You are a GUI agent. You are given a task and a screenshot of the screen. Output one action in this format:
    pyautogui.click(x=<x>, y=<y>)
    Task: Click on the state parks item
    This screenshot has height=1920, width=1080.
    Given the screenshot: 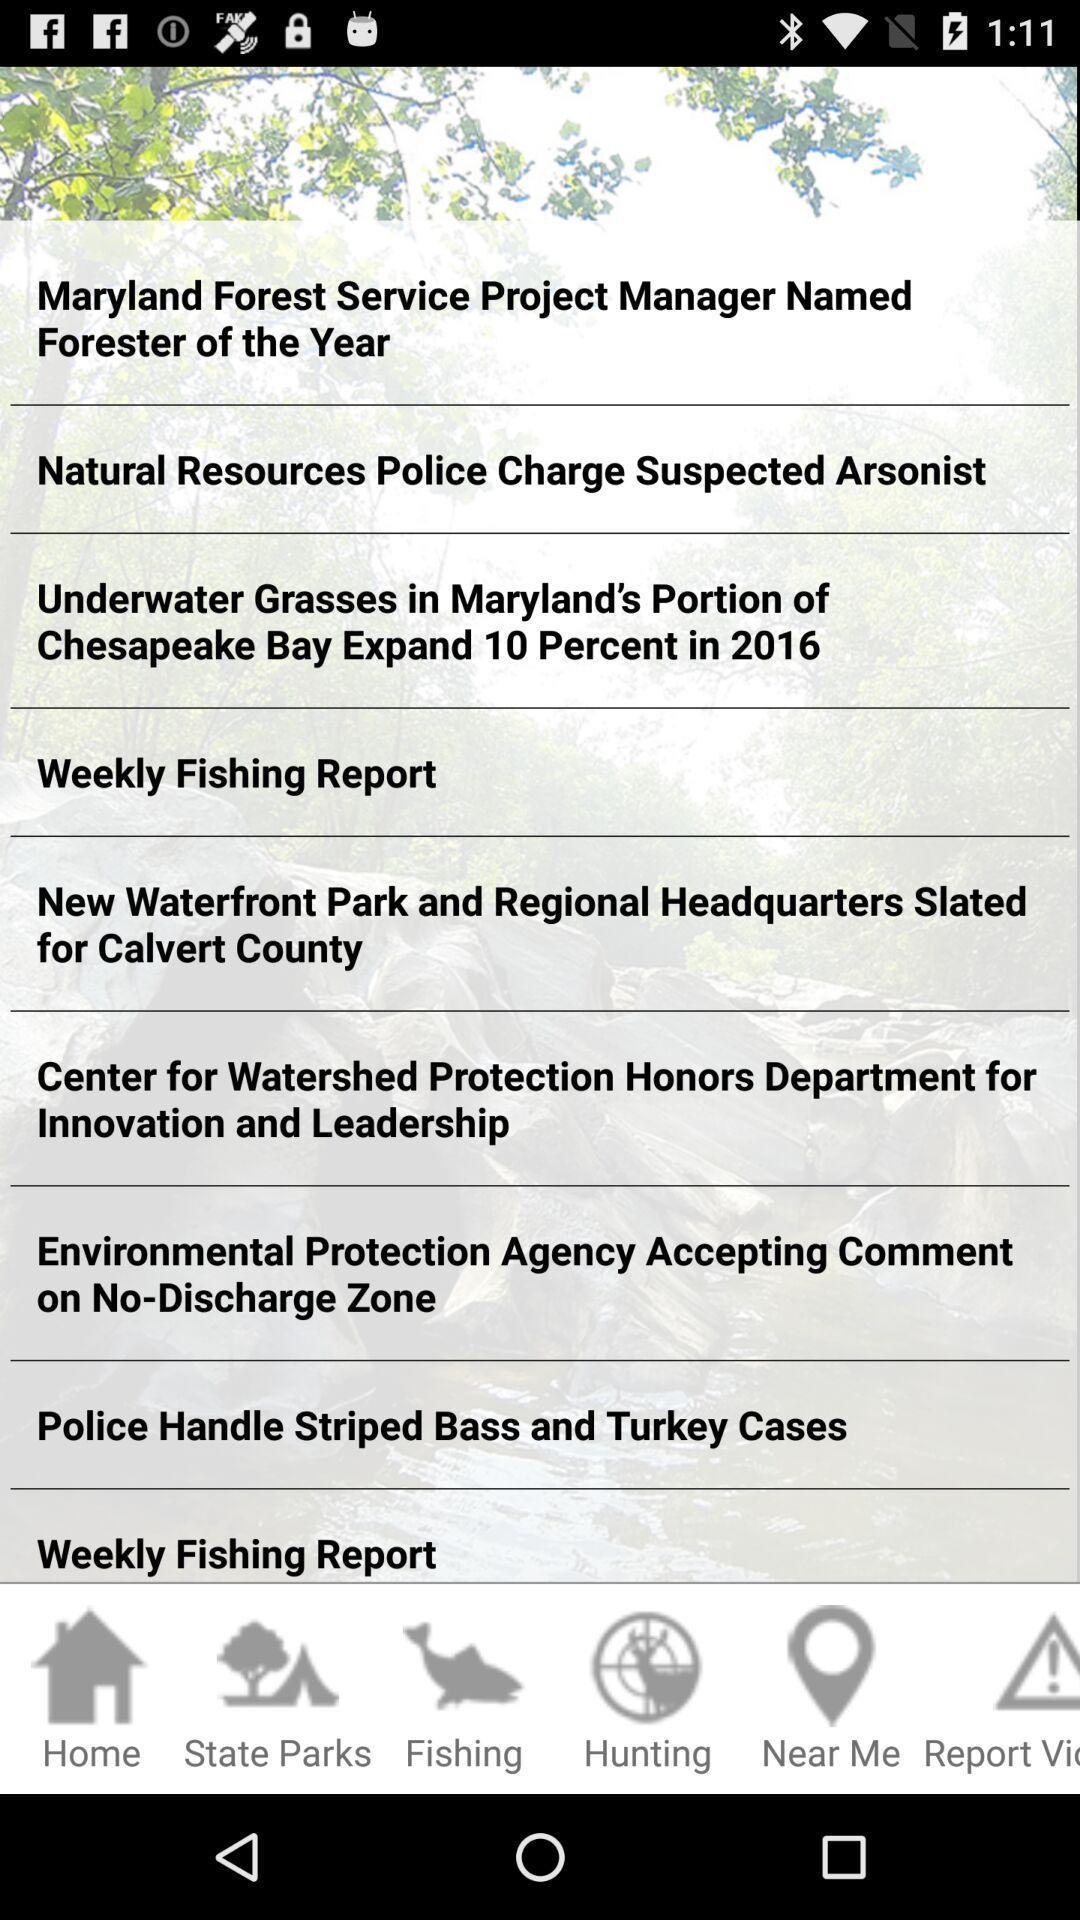 What is the action you would take?
    pyautogui.click(x=277, y=1689)
    